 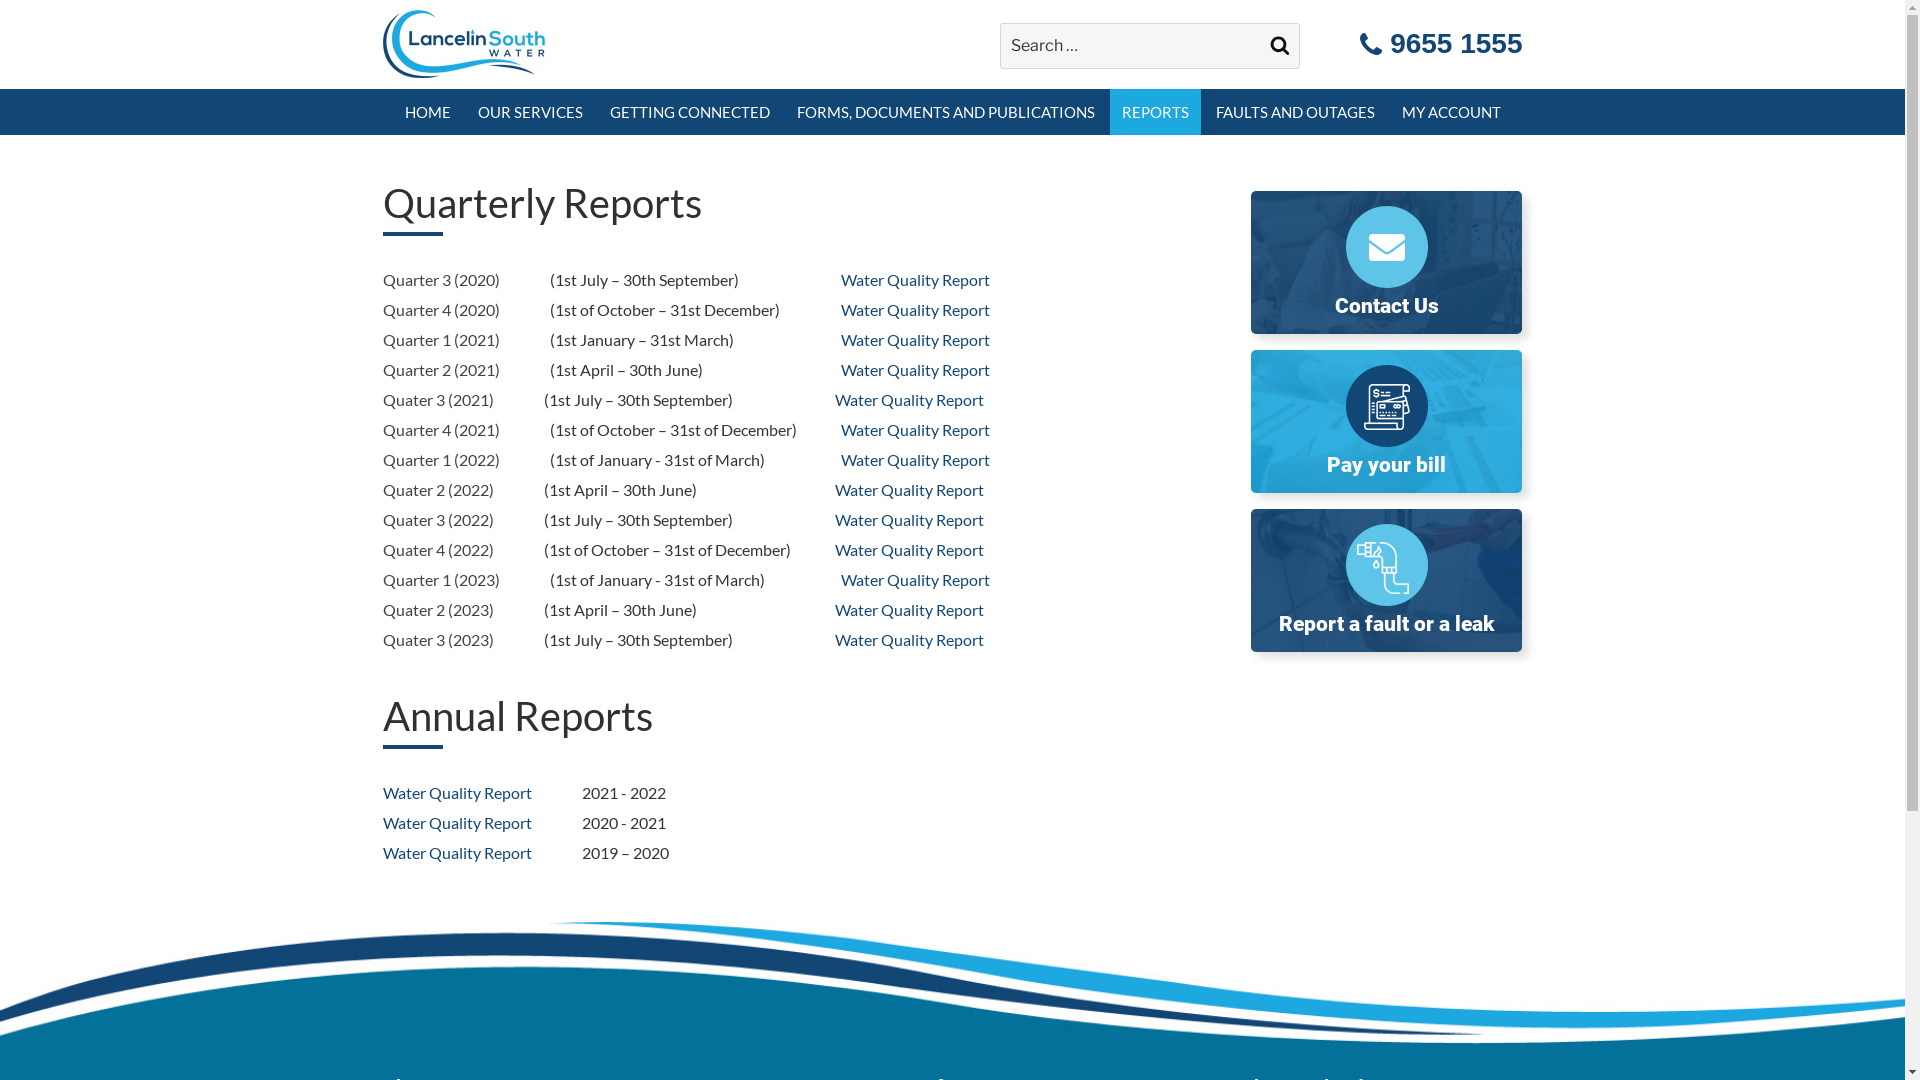 I want to click on 'Skip to content', so click(x=0, y=0).